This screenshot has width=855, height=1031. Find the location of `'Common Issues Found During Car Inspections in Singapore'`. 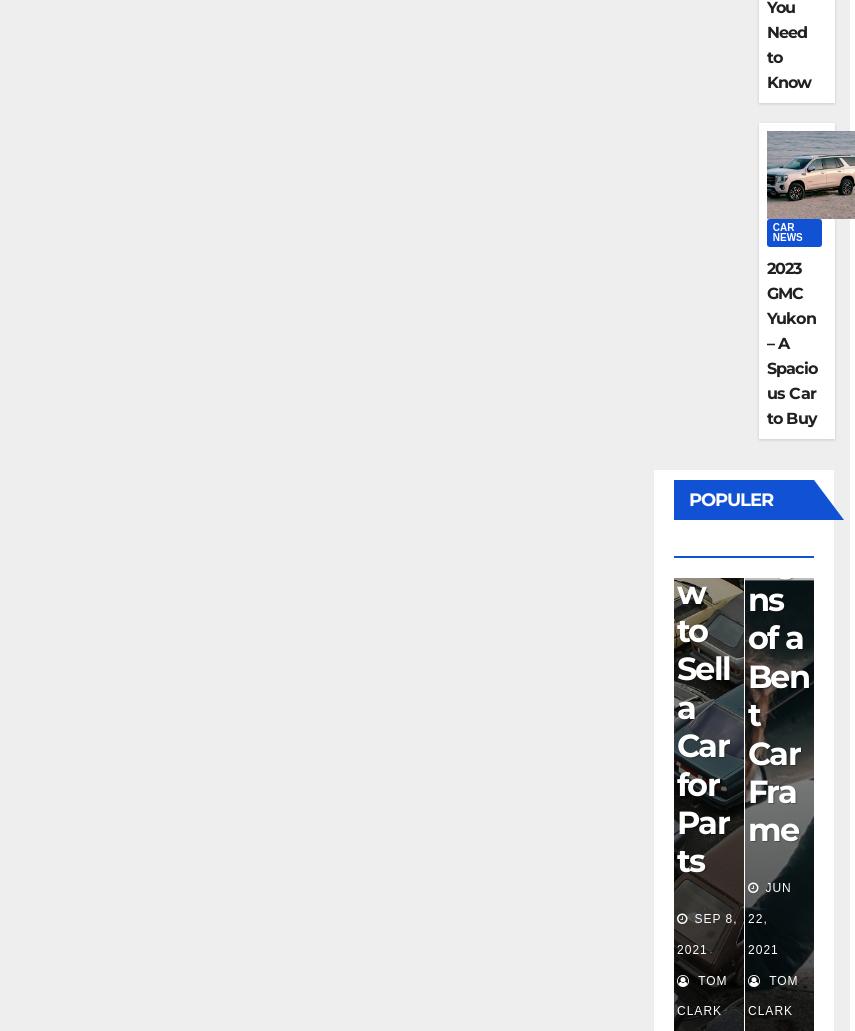

'Common Issues Found During Car Inspections in Singapore' is located at coordinates (705, 532).